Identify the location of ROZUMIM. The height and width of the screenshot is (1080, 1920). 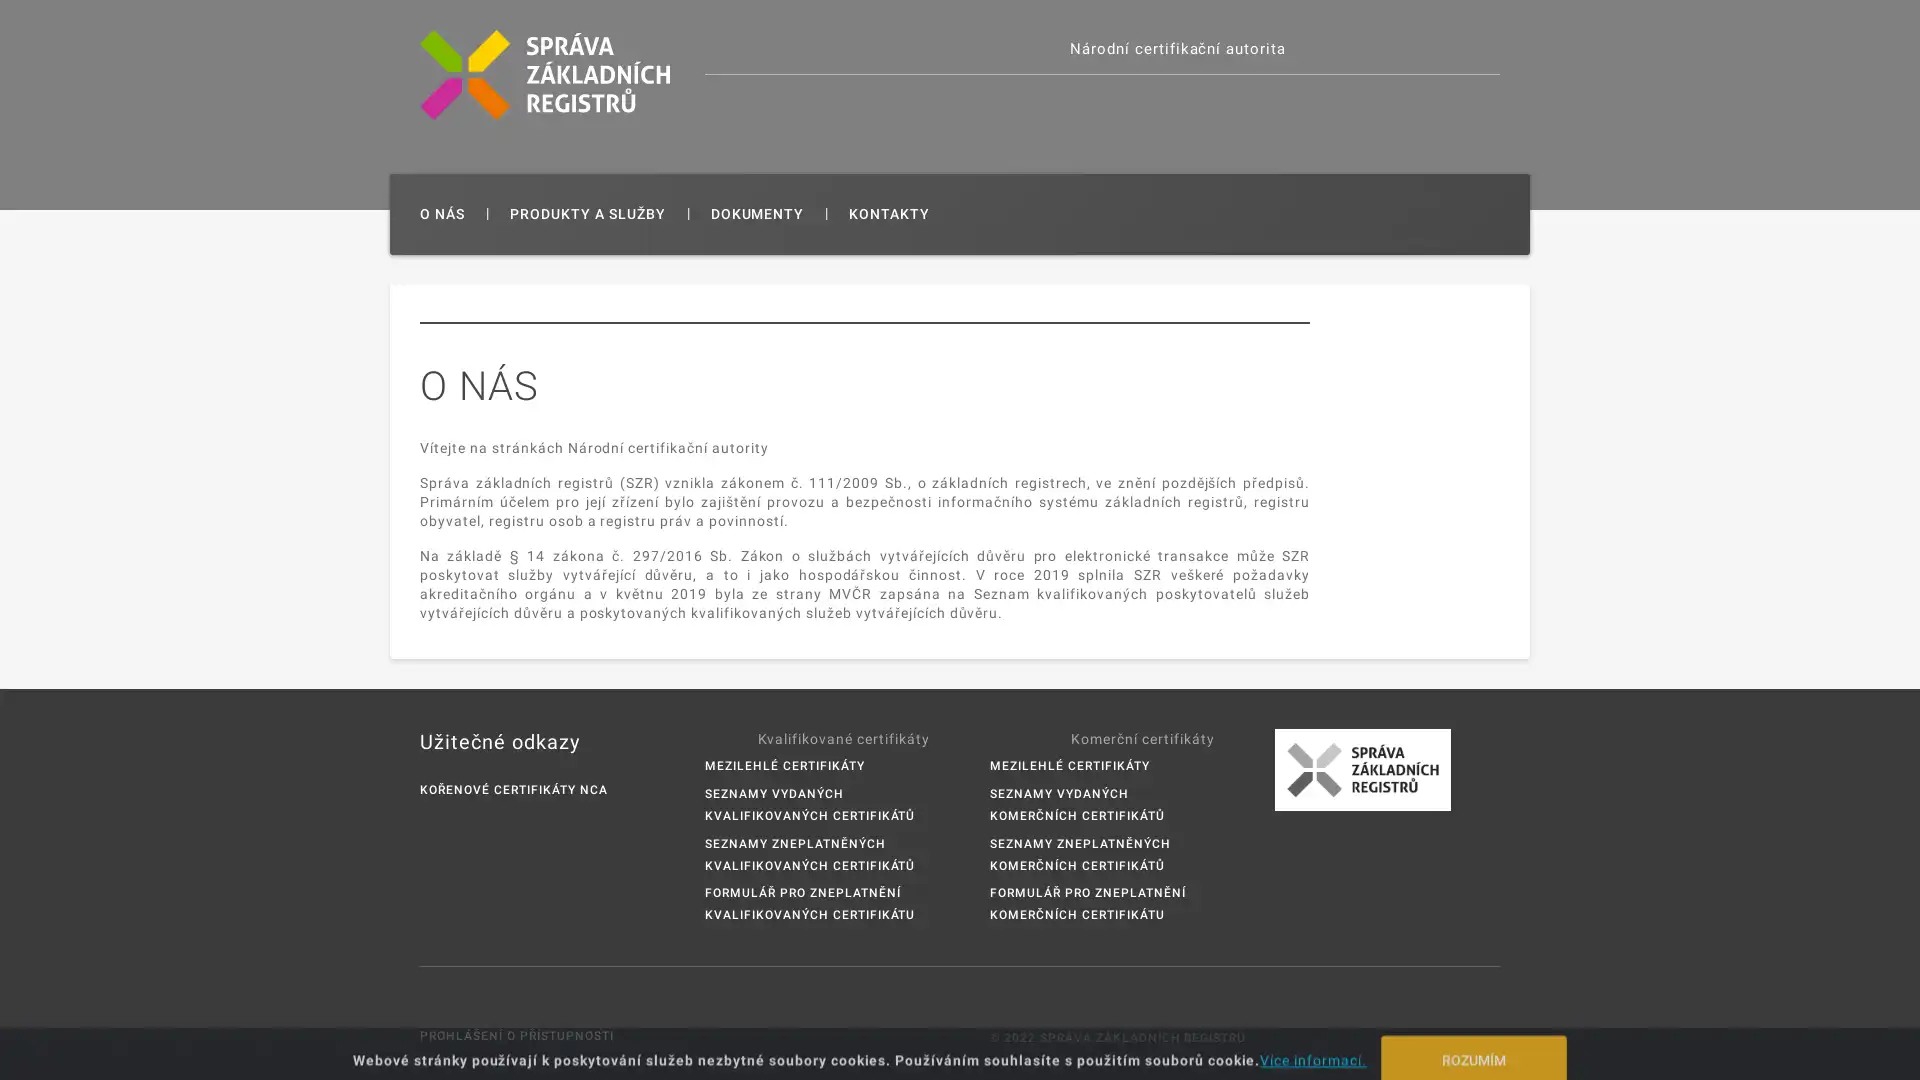
(1473, 1044).